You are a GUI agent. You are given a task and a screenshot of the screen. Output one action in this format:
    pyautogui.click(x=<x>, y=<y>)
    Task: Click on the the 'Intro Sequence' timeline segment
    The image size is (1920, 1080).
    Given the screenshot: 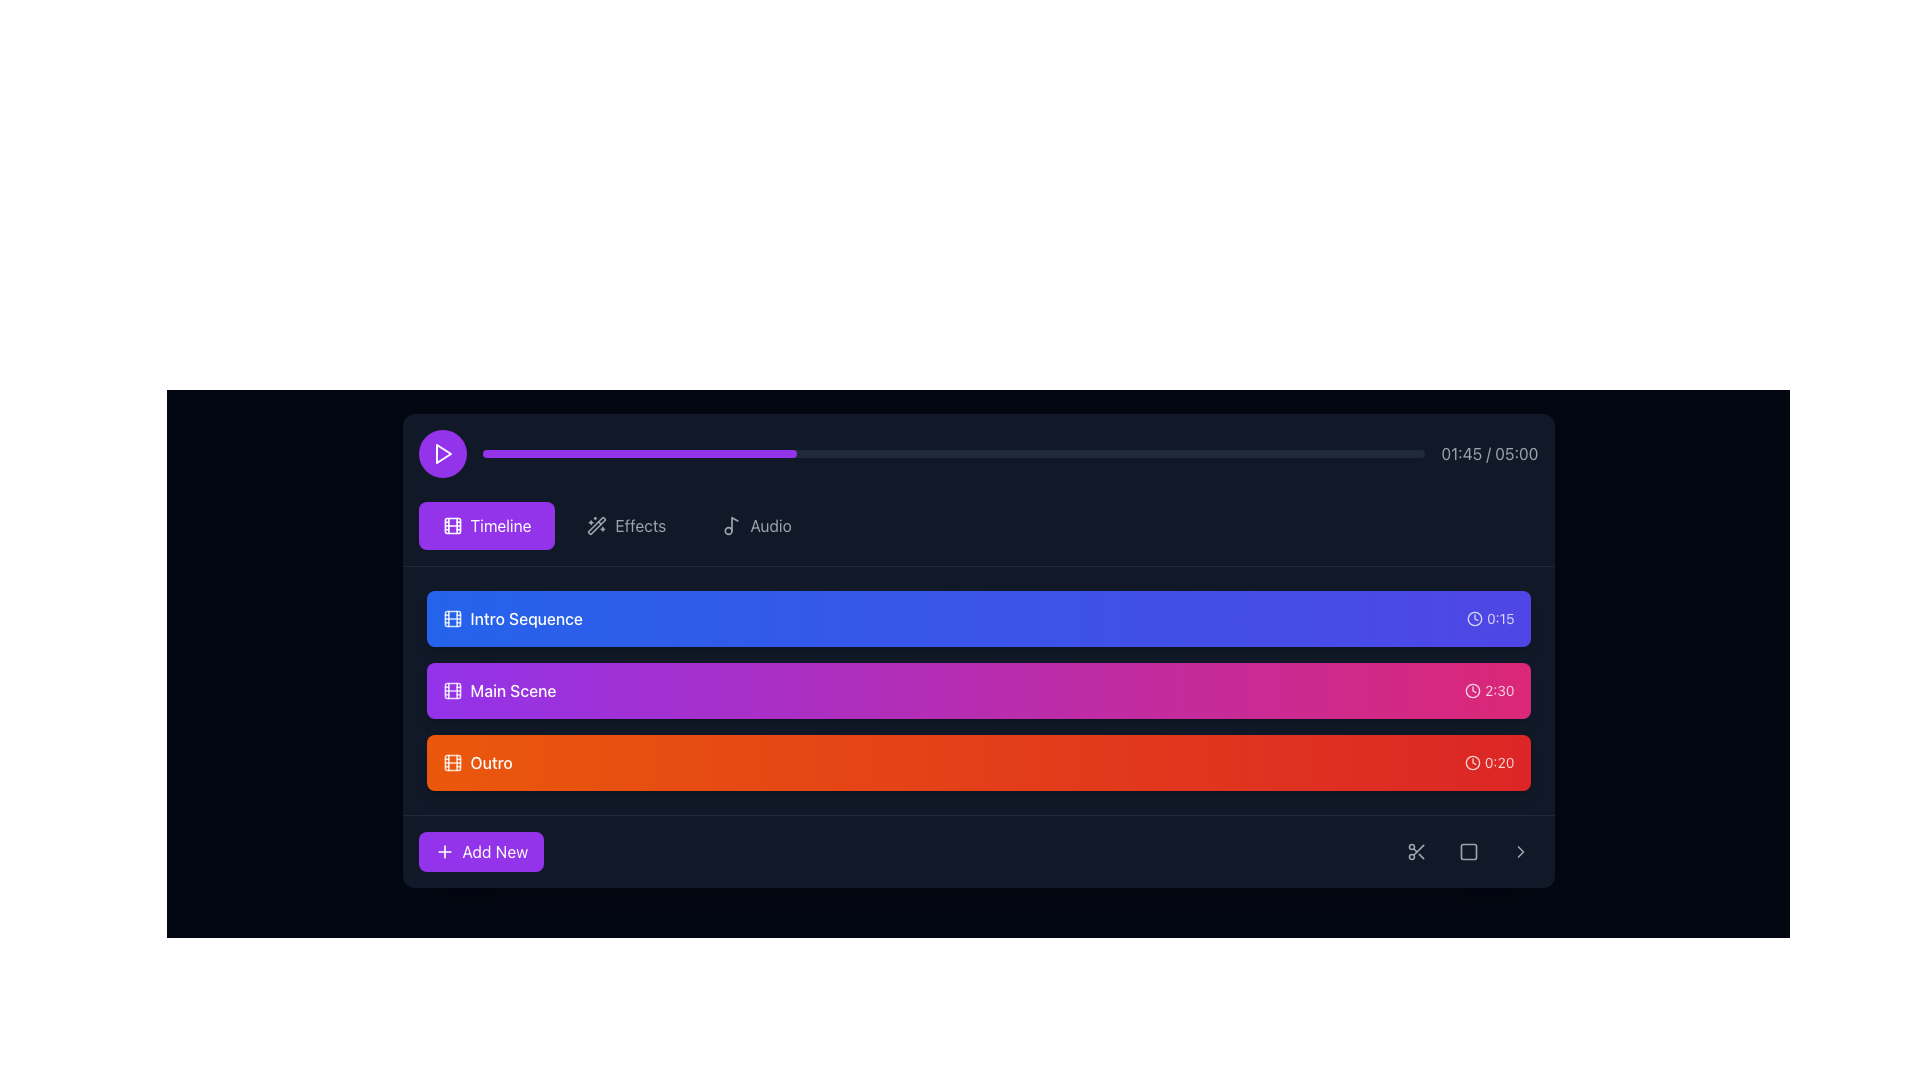 What is the action you would take?
    pyautogui.click(x=978, y=617)
    